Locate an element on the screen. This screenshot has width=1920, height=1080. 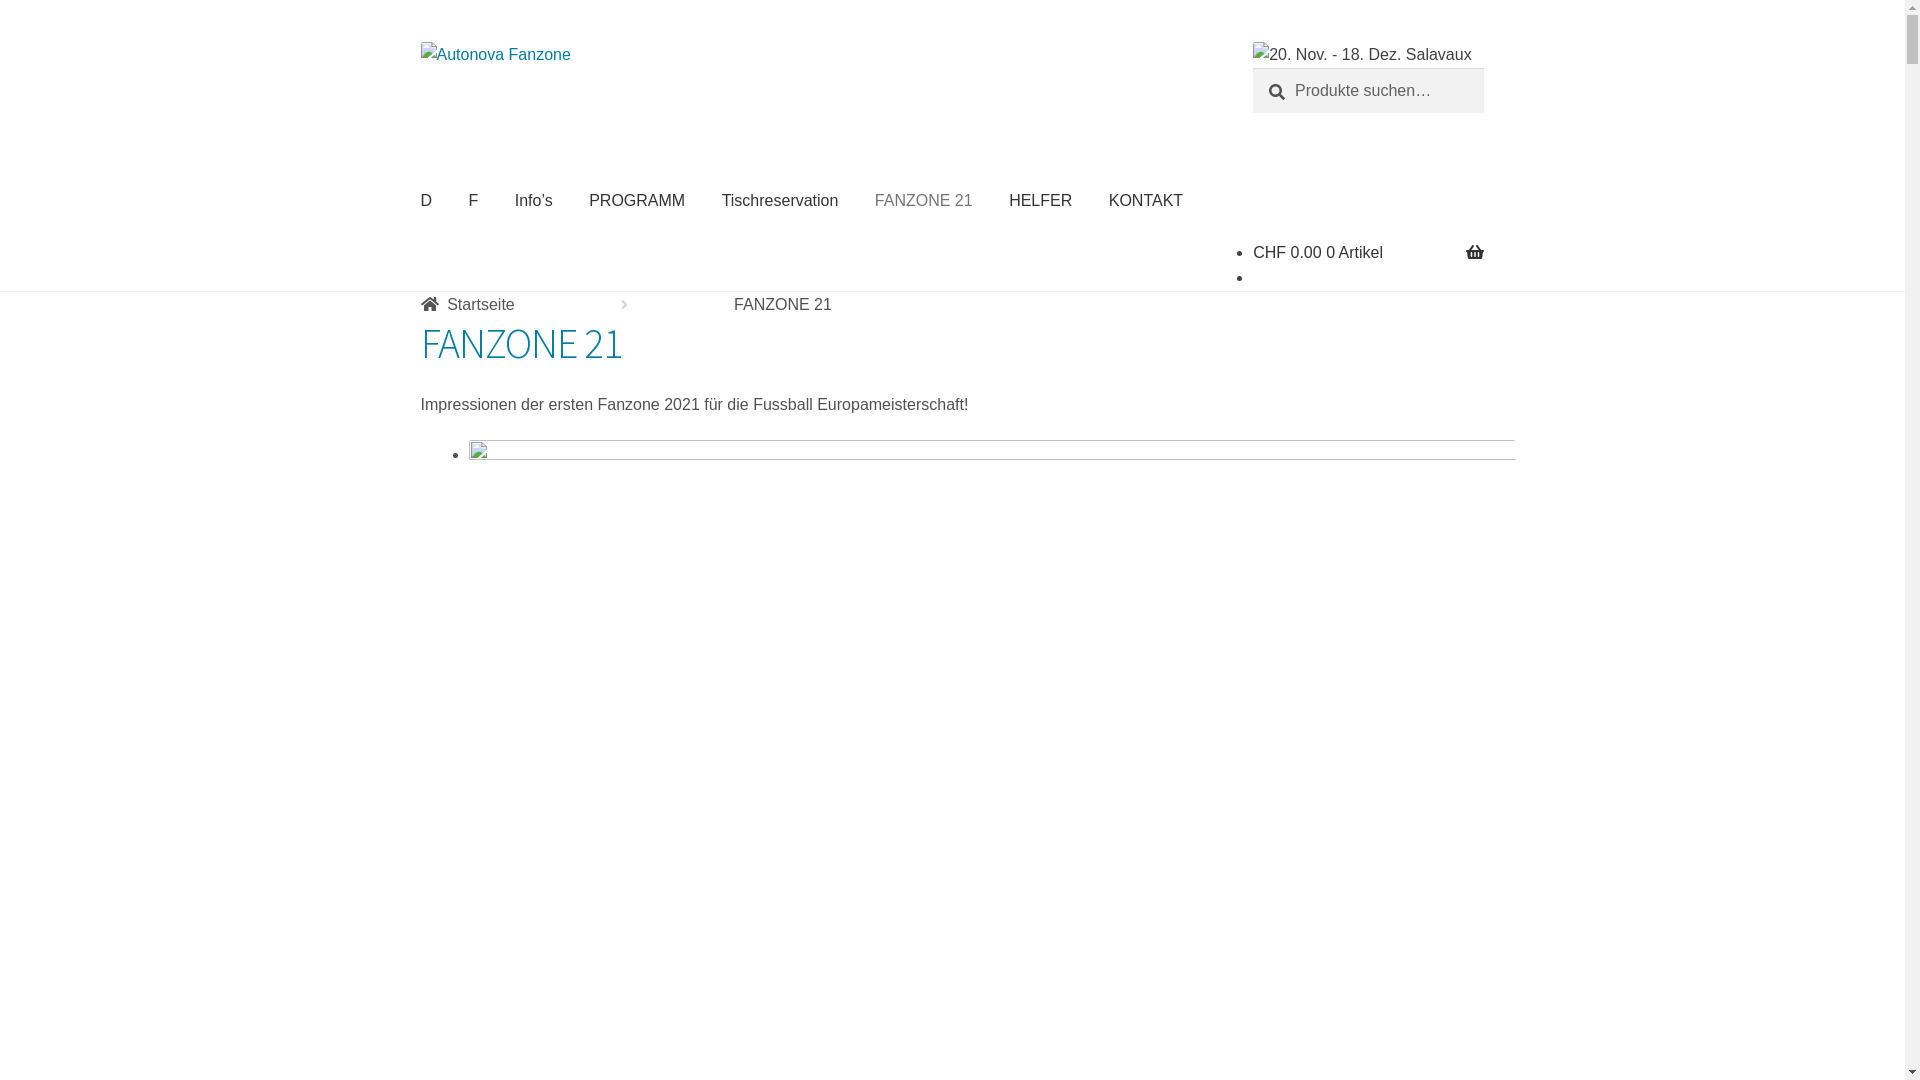
'Suche' is located at coordinates (1251, 66).